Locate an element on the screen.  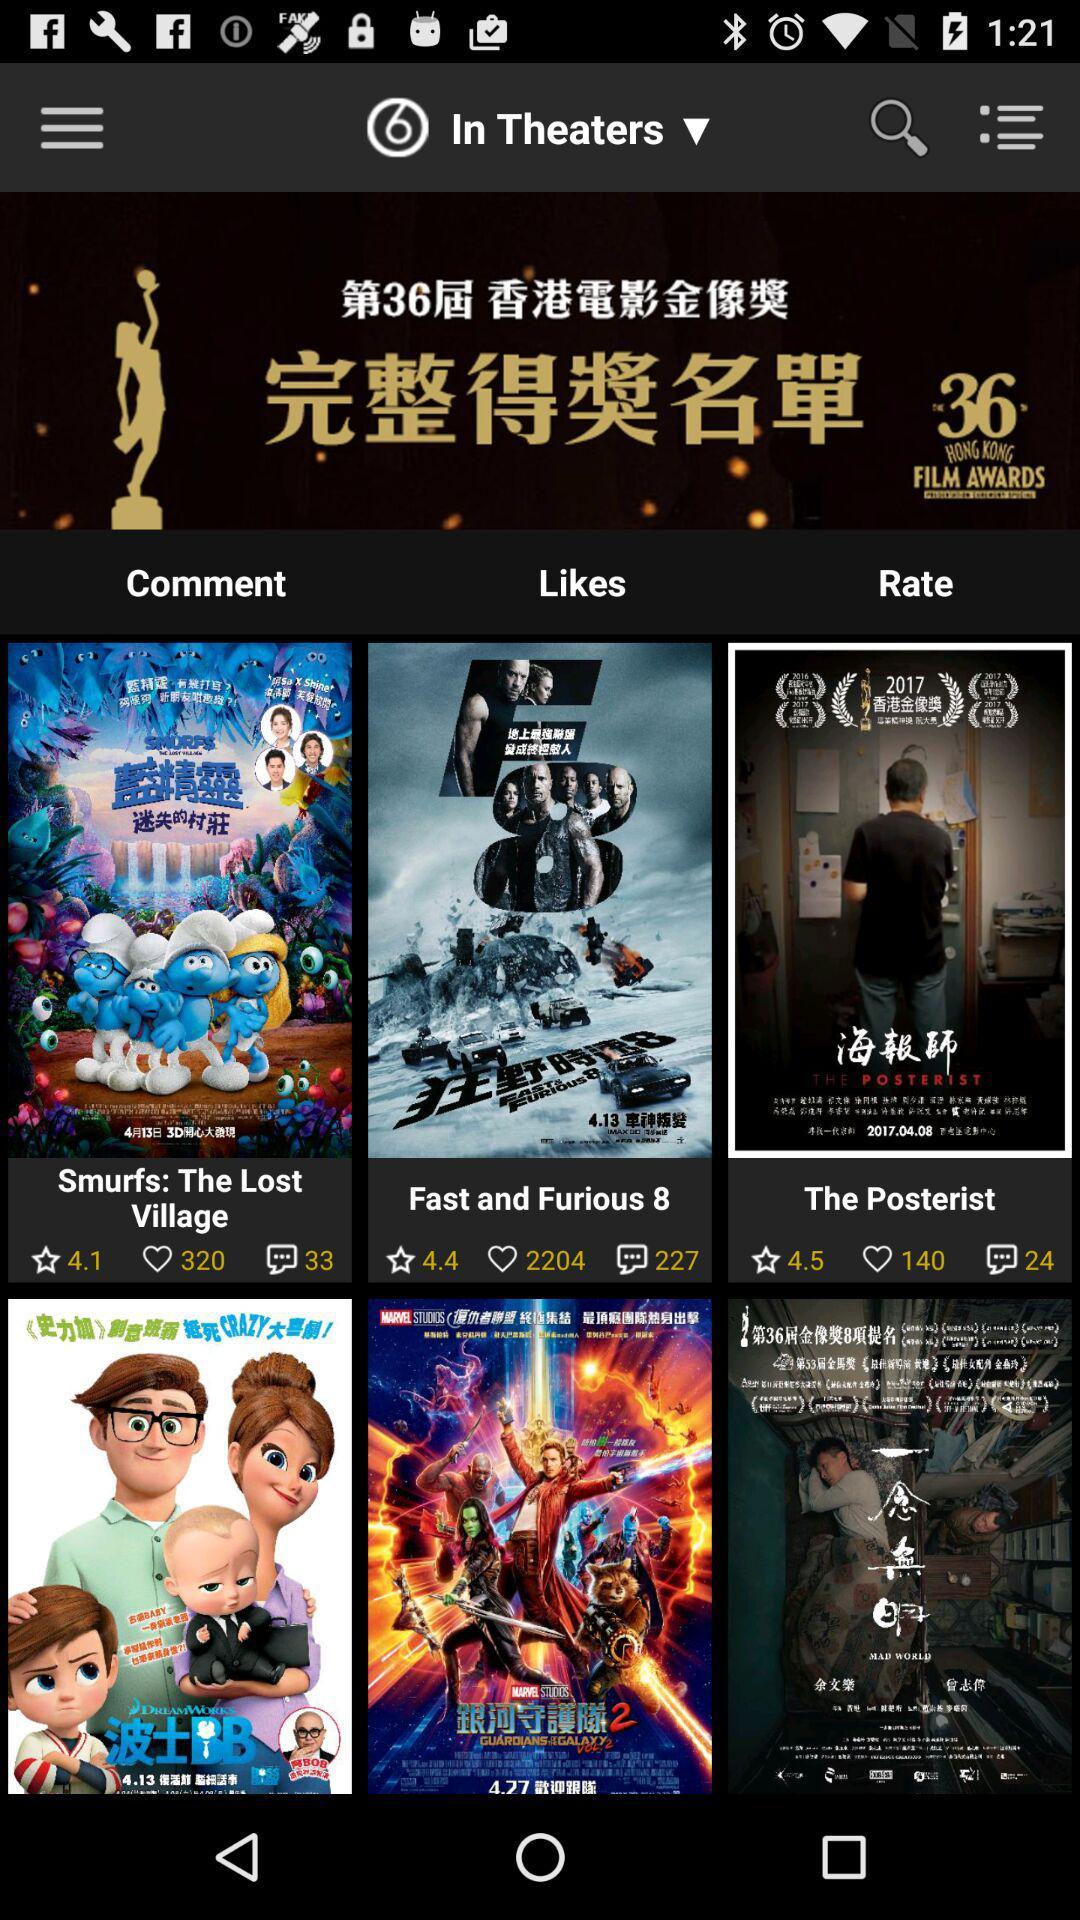
last option above the the posterist is located at coordinates (915, 580).